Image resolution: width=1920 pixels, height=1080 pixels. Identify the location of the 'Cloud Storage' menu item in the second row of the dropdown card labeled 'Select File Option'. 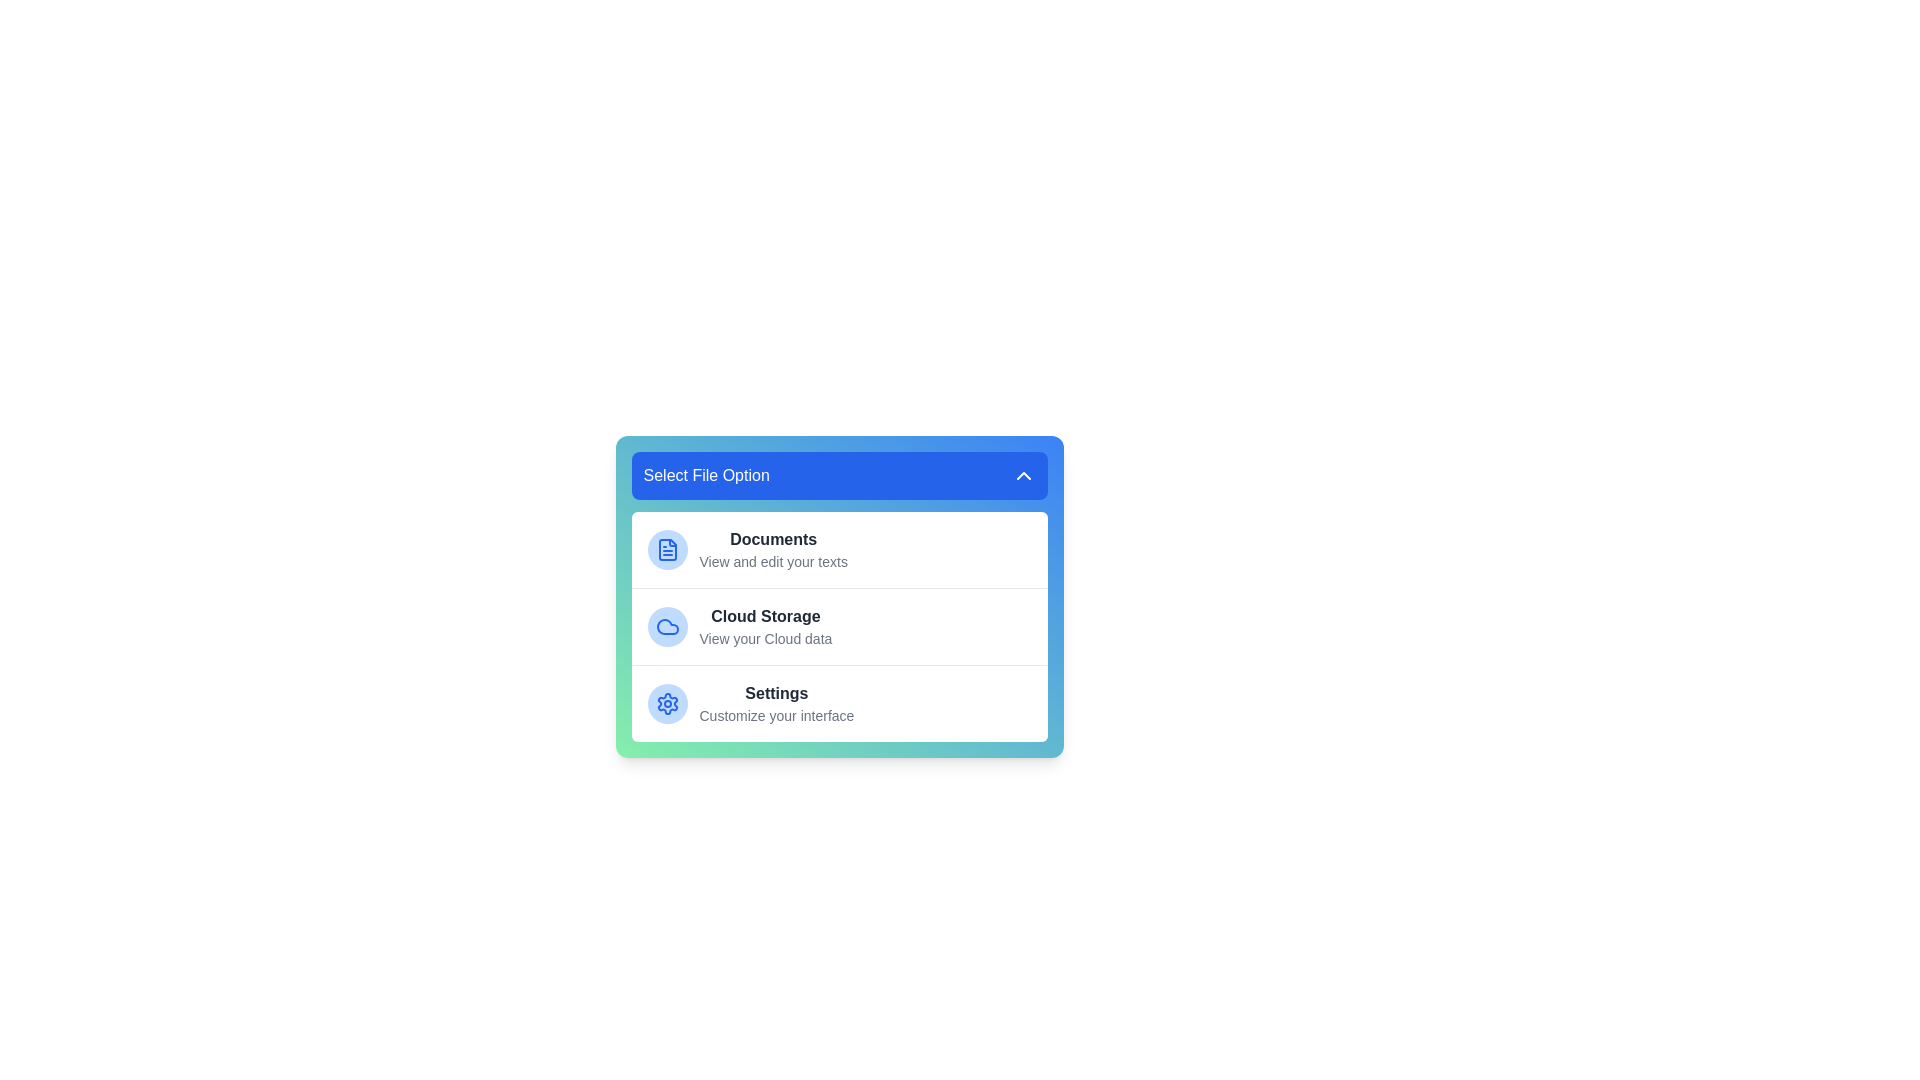
(839, 626).